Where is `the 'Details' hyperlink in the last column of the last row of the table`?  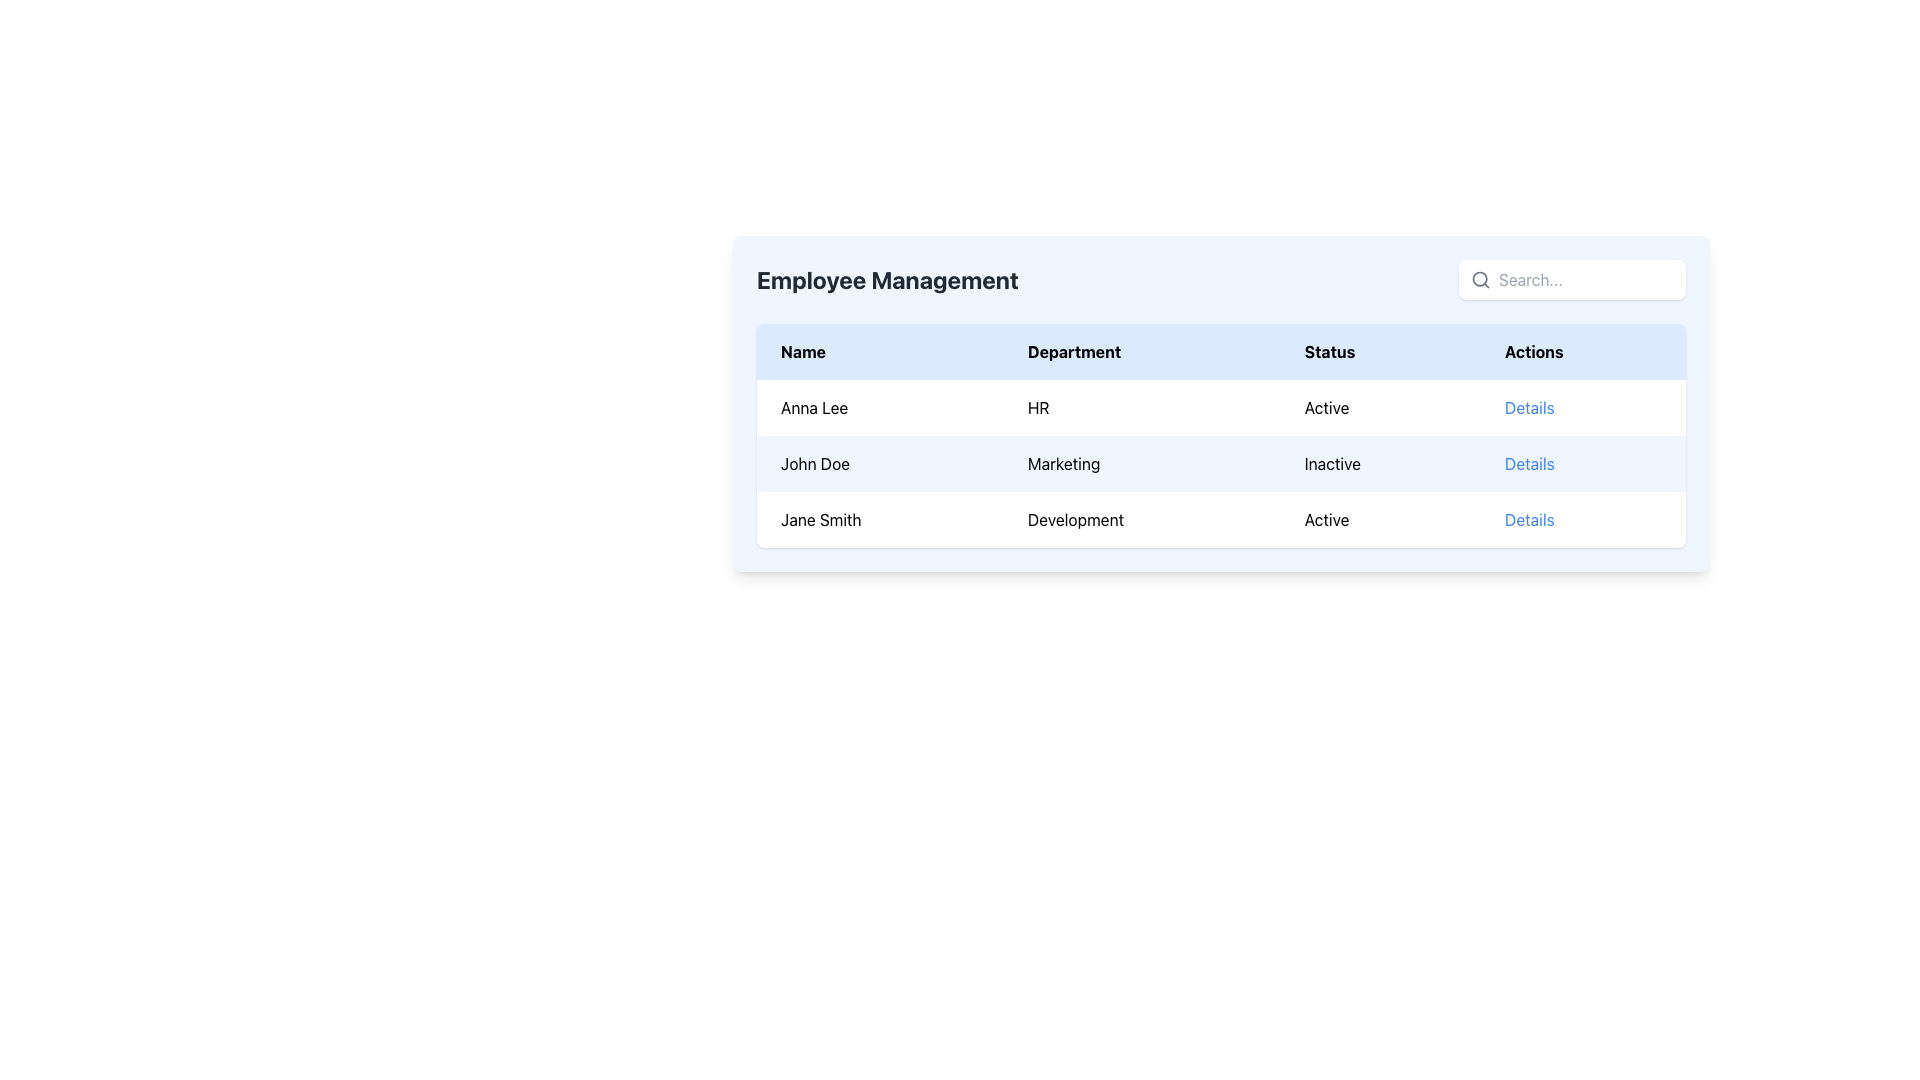 the 'Details' hyperlink in the last column of the last row of the table is located at coordinates (1582, 519).